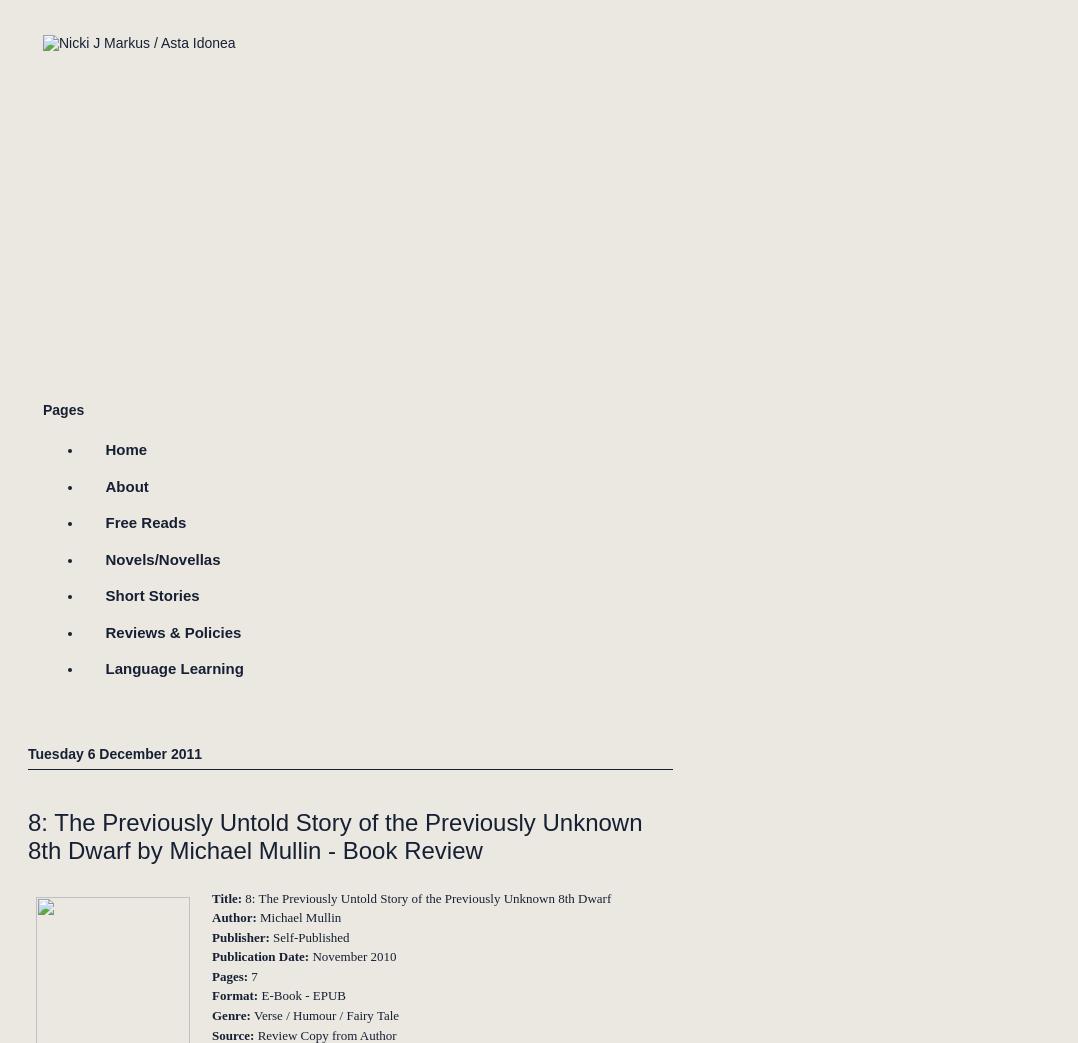 Image resolution: width=1078 pixels, height=1043 pixels. What do you see at coordinates (303, 995) in the screenshot?
I see `'E-Book - EPUB'` at bounding box center [303, 995].